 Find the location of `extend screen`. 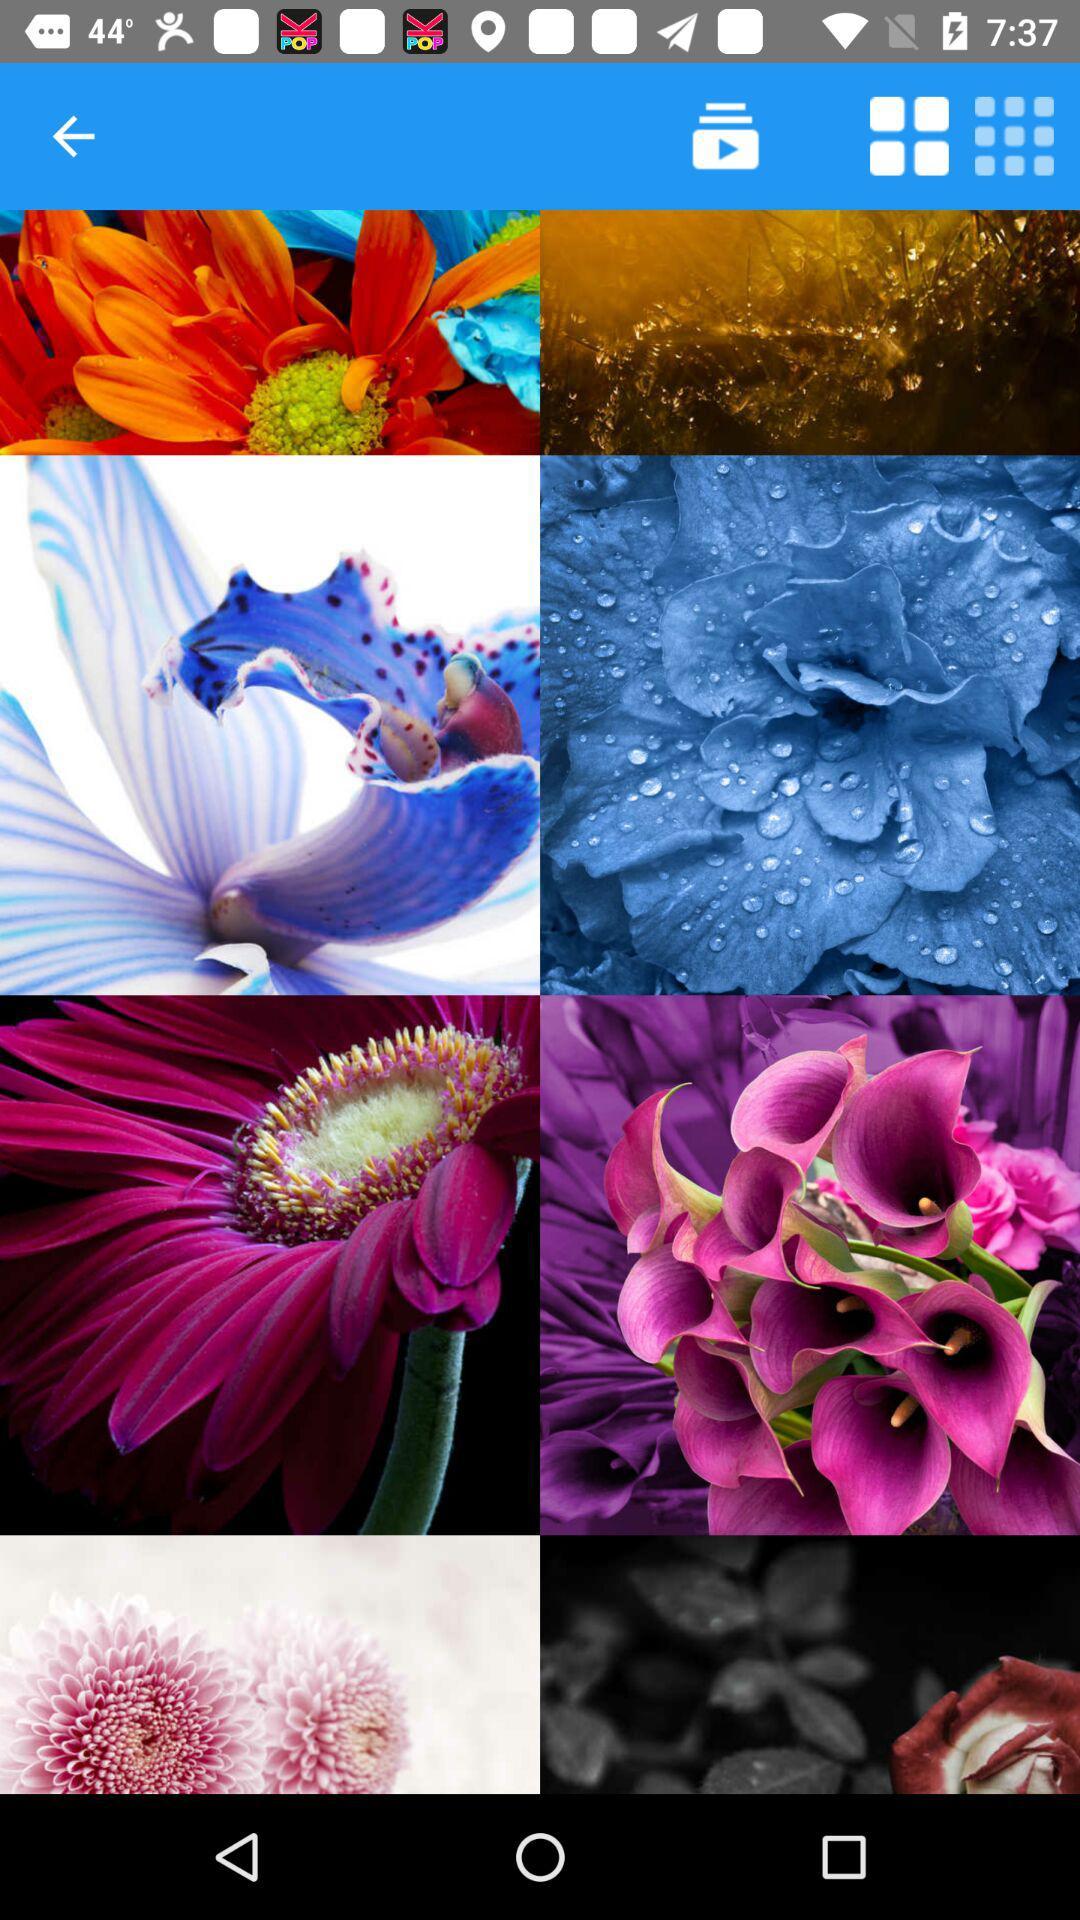

extend screen is located at coordinates (909, 135).